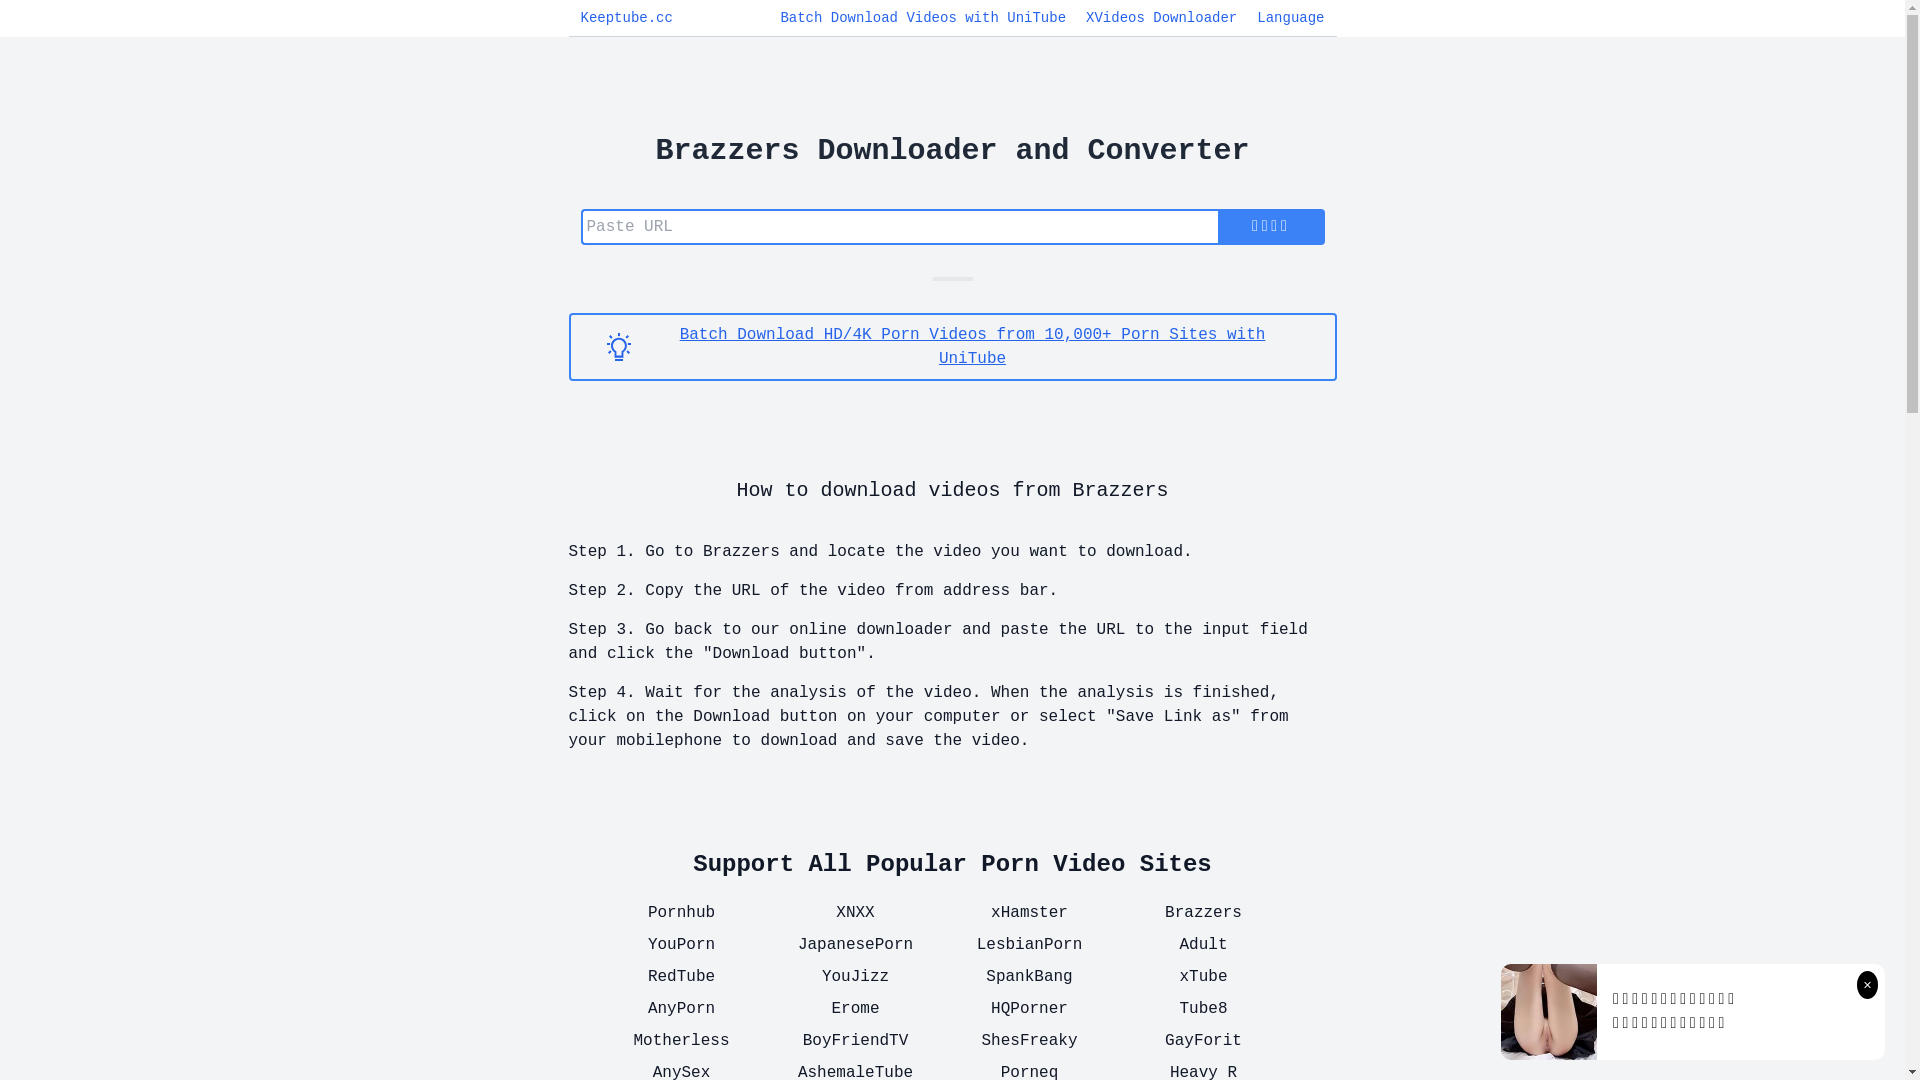 Image resolution: width=1920 pixels, height=1080 pixels. Describe the element at coordinates (921, 18) in the screenshot. I see `'Batch Download Videos with UniTube'` at that location.